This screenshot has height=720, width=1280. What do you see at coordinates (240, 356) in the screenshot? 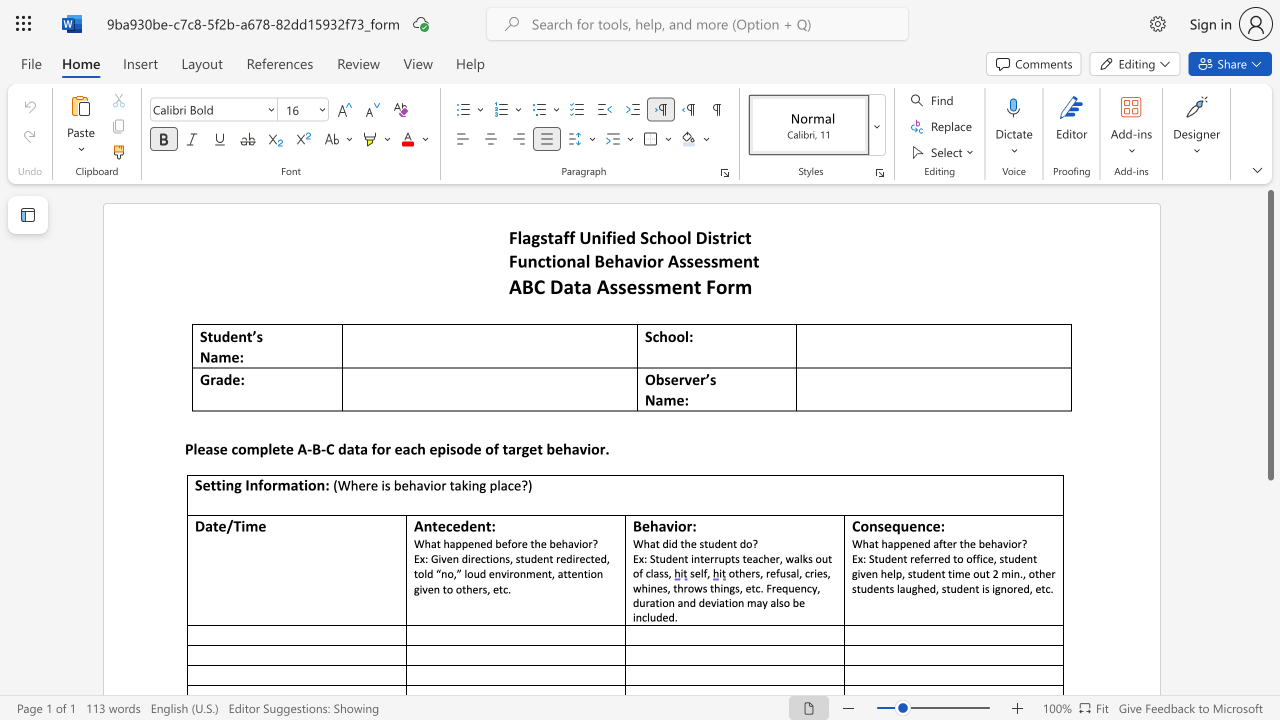
I see `the 1th character ":" in the text` at bounding box center [240, 356].